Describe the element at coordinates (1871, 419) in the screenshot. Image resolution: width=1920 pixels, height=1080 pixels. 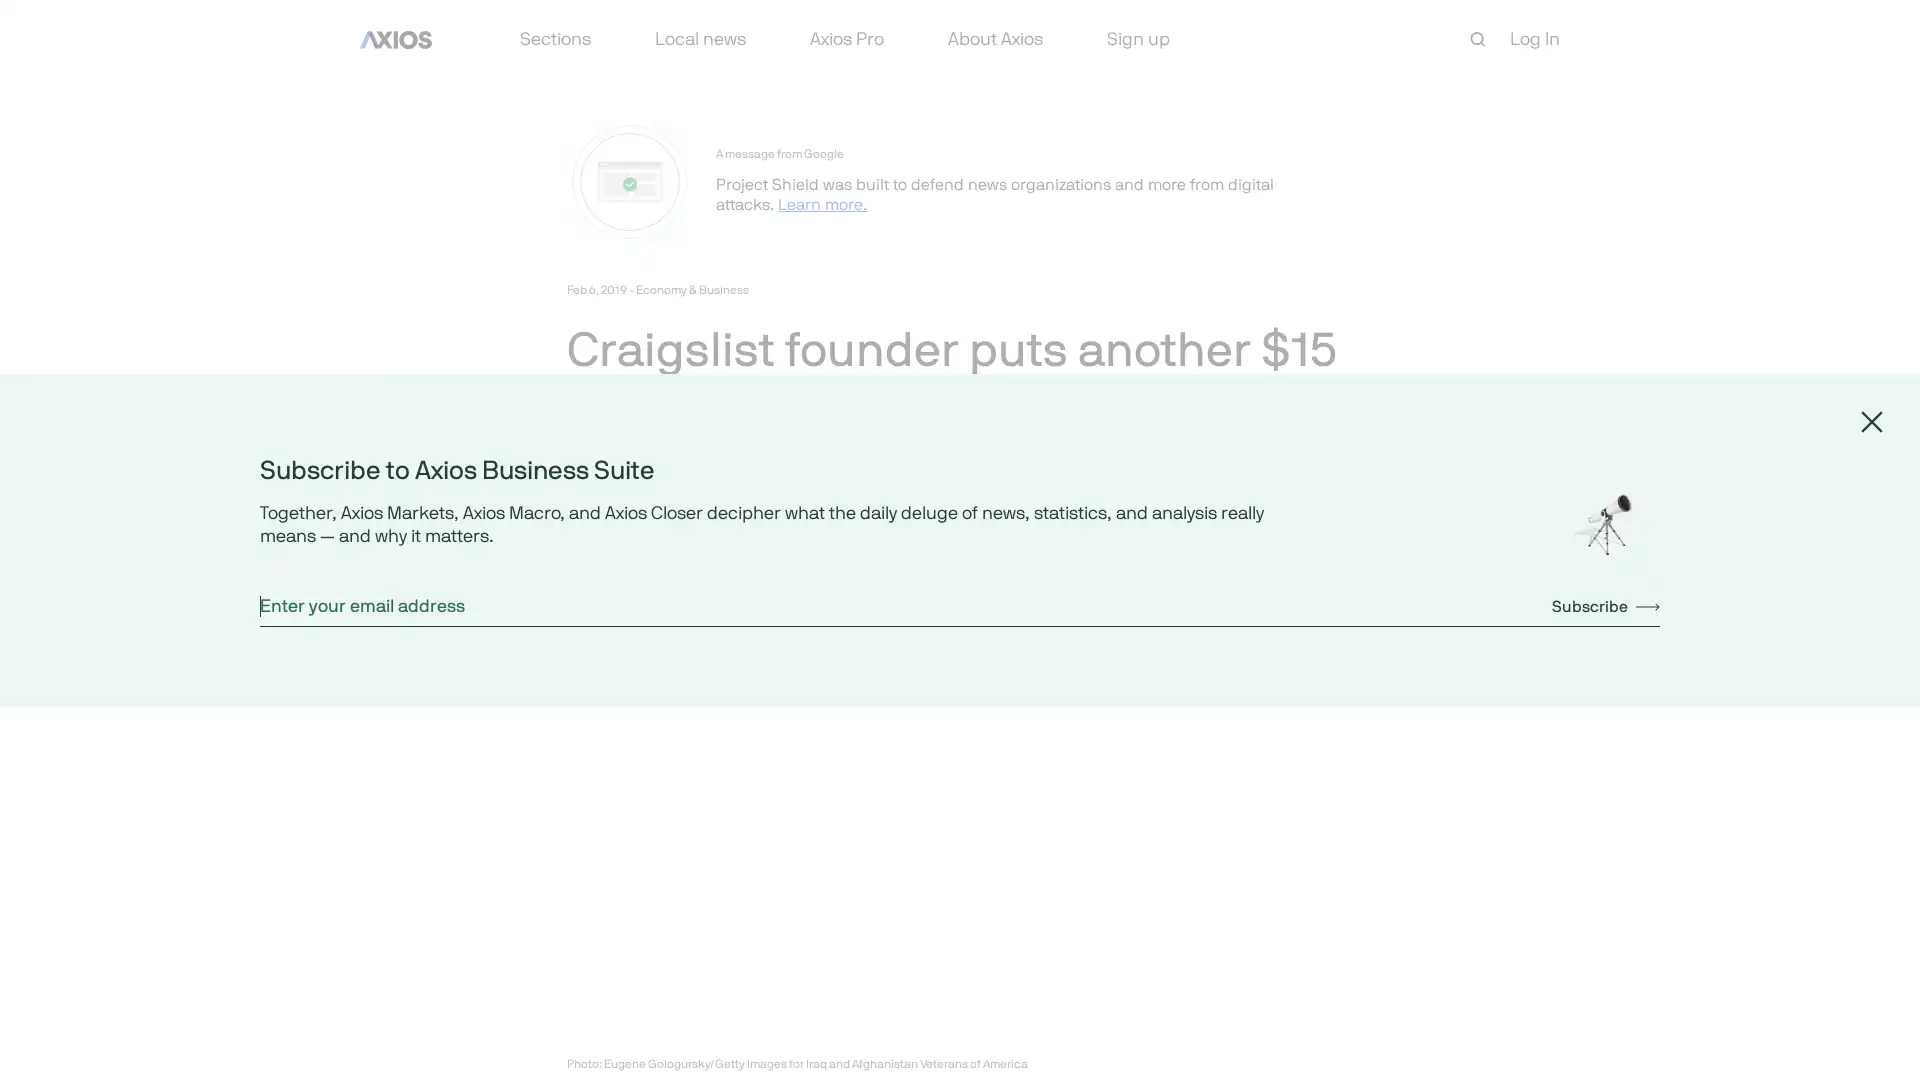
I see `close` at that location.